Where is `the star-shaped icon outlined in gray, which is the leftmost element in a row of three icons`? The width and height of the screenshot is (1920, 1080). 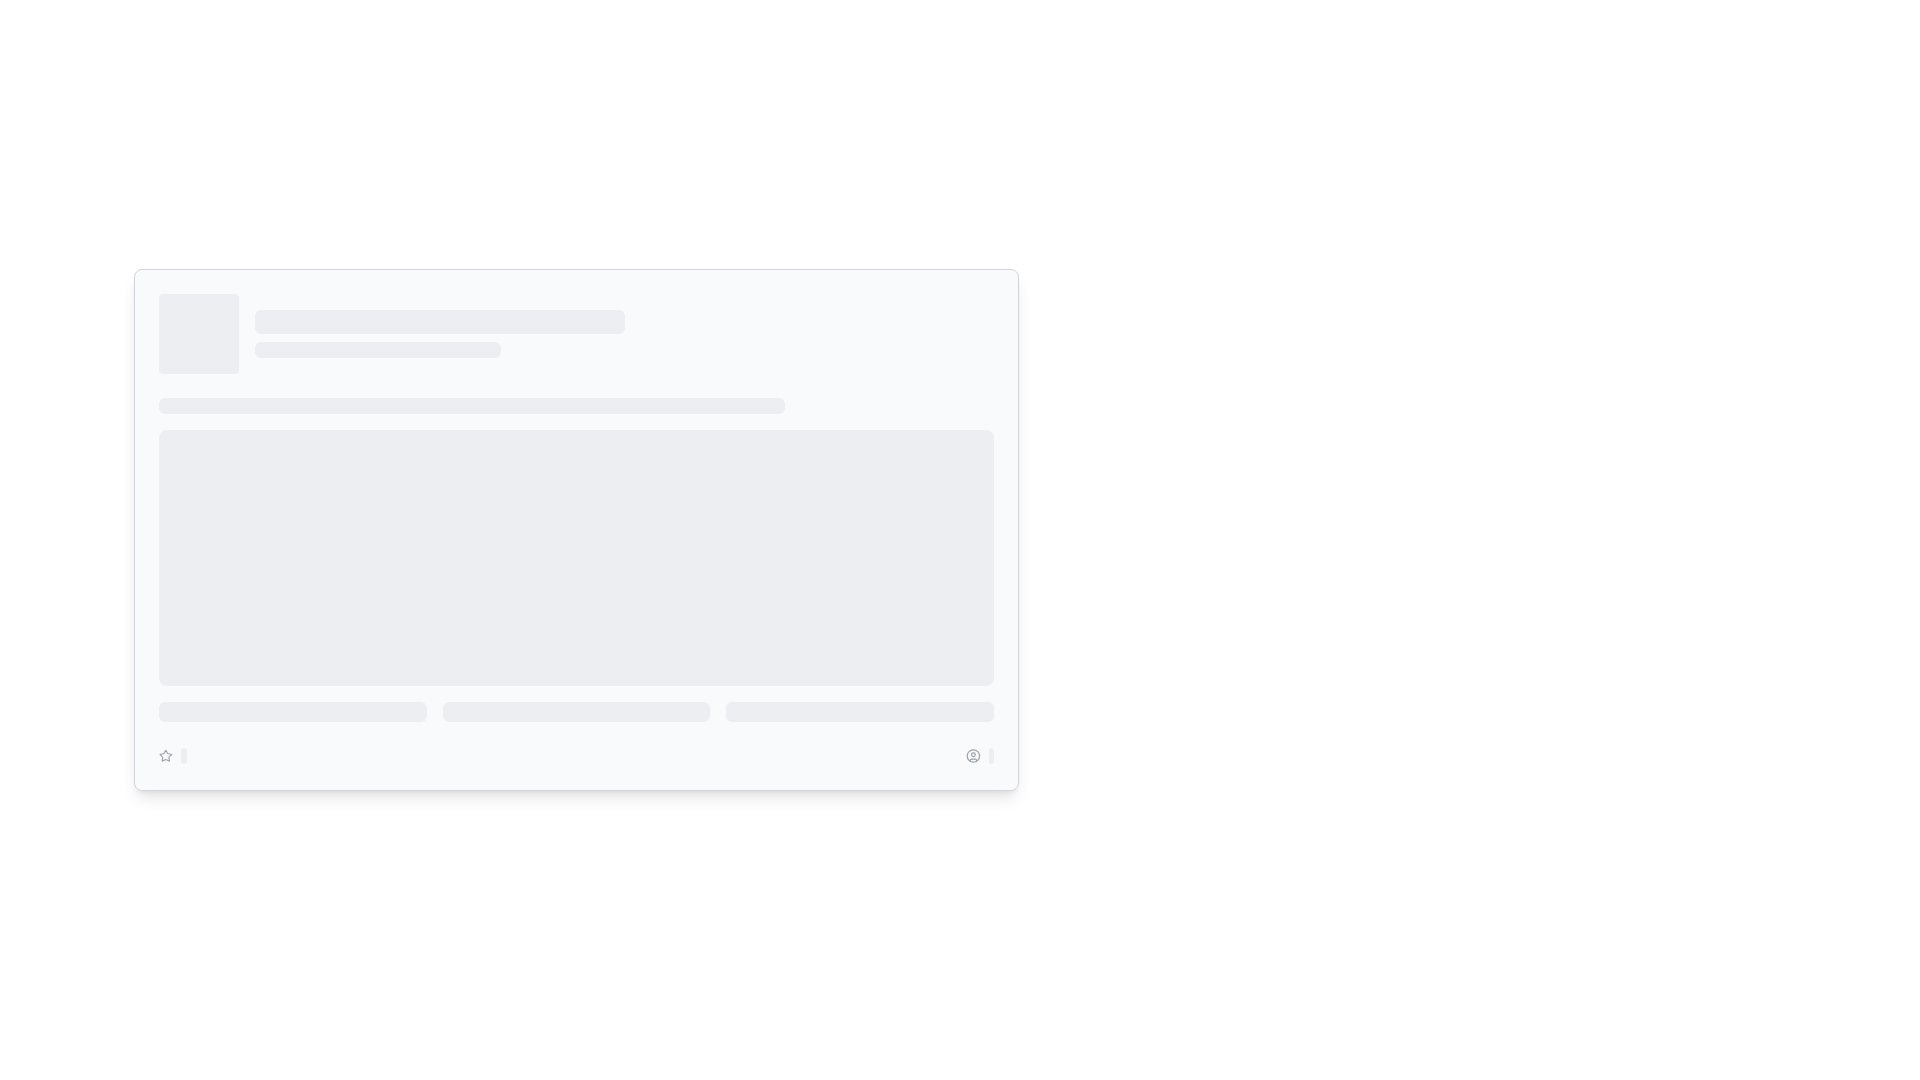
the star-shaped icon outlined in gray, which is the leftmost element in a row of three icons is located at coordinates (165, 756).